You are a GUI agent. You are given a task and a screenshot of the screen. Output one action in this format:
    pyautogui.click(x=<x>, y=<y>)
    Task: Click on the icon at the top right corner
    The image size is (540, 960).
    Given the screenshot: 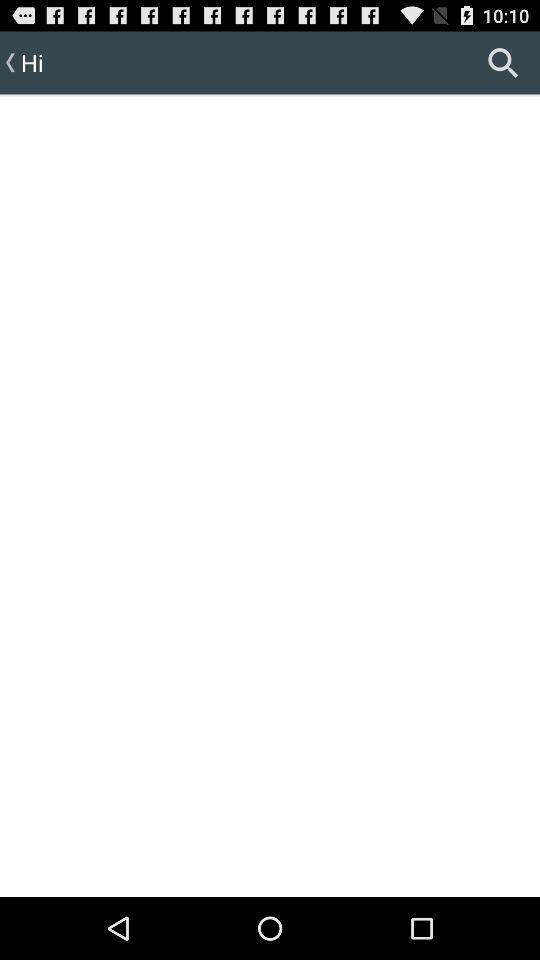 What is the action you would take?
    pyautogui.click(x=502, y=62)
    